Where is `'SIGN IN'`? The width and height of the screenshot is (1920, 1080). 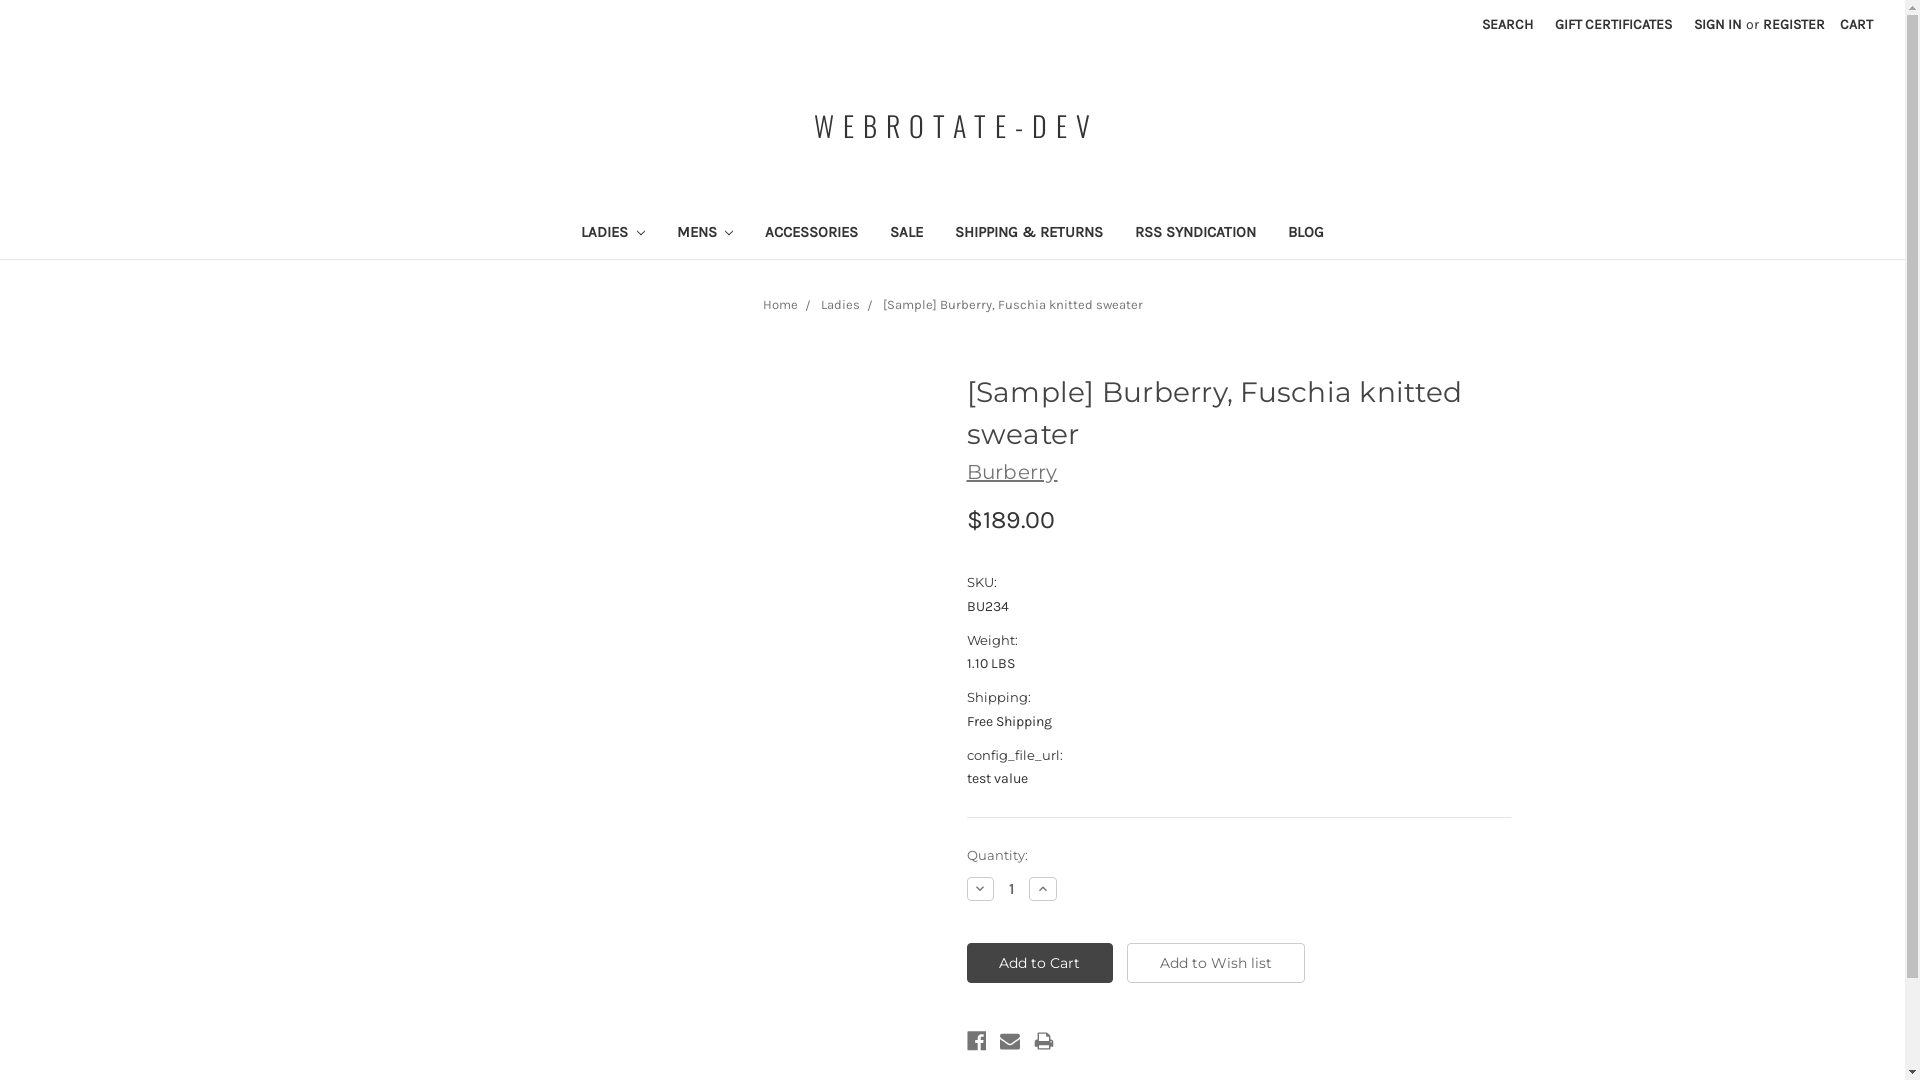 'SIGN IN' is located at coordinates (1717, 24).